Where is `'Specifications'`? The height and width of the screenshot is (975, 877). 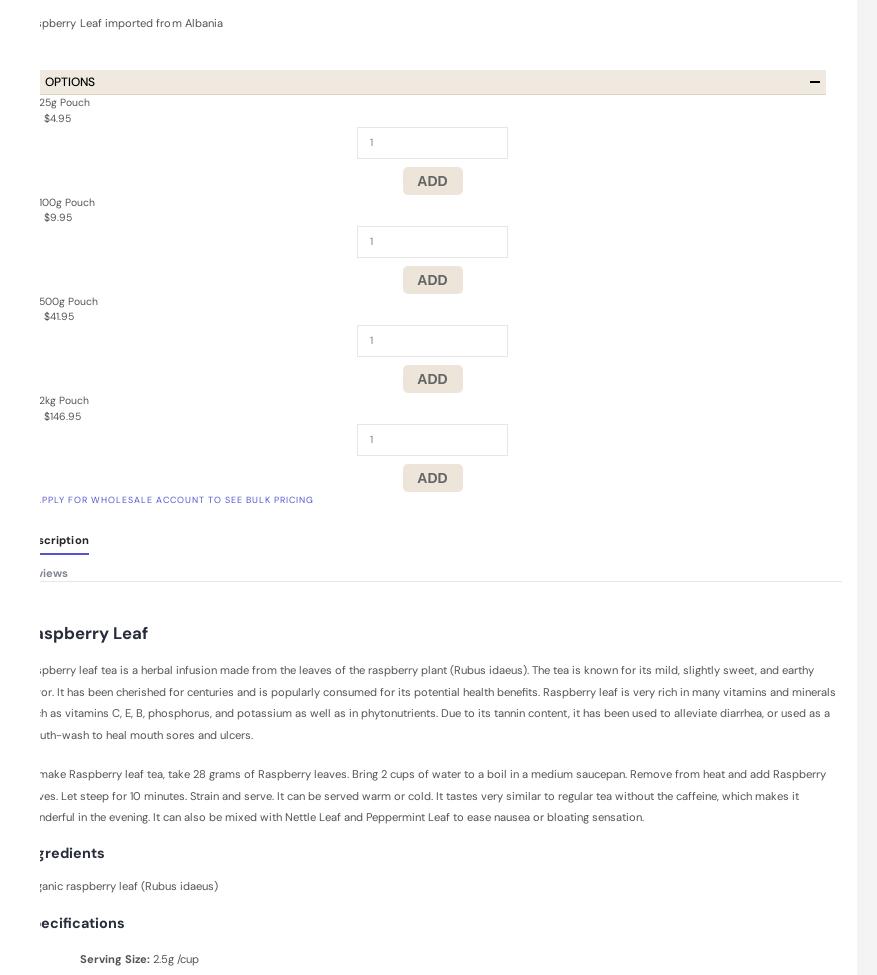
'Specifications' is located at coordinates (74, 920).